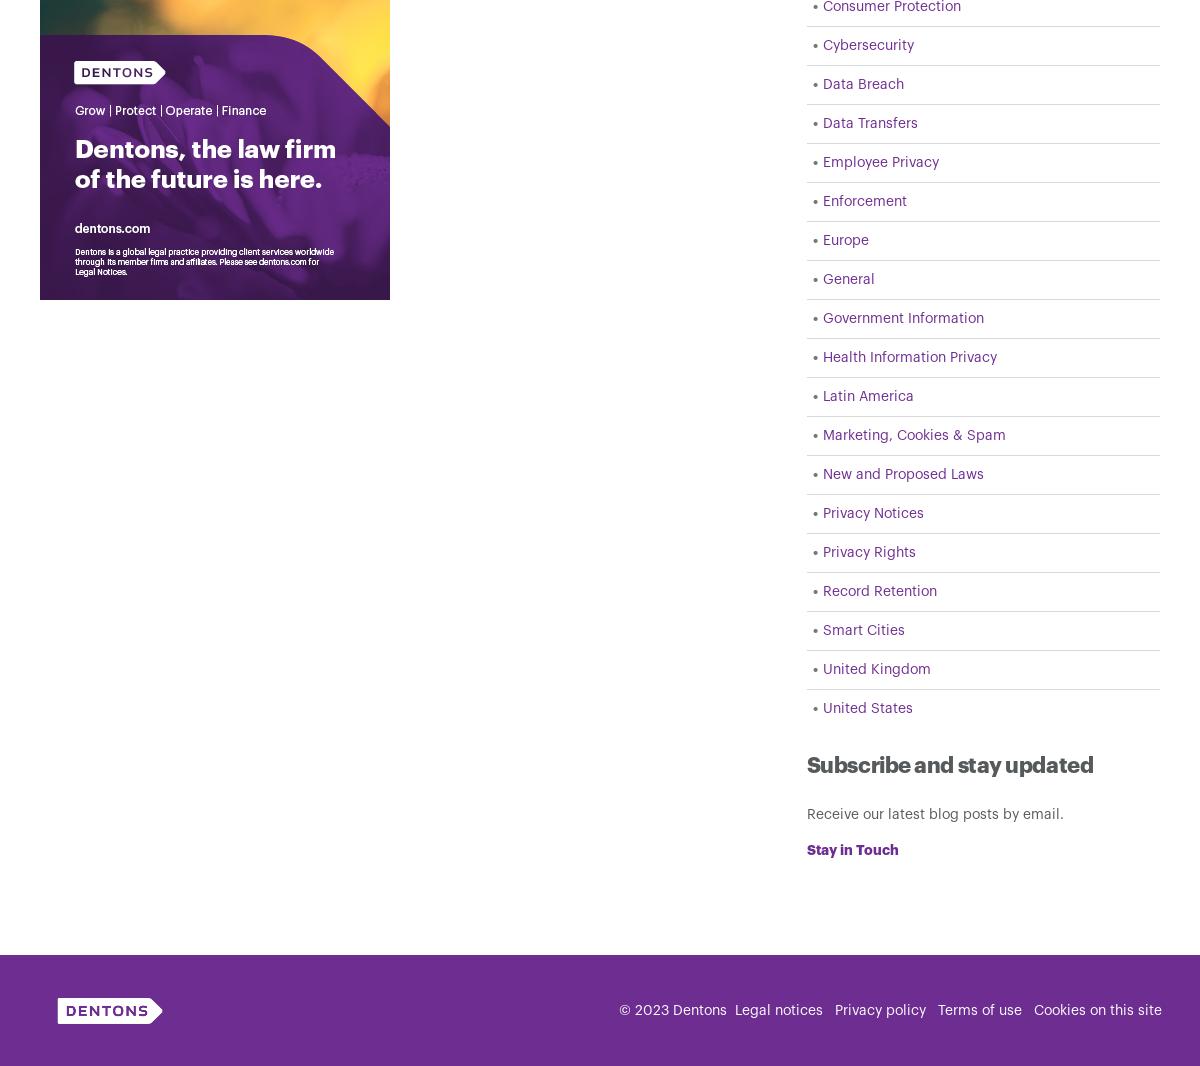 Image resolution: width=1200 pixels, height=1066 pixels. Describe the element at coordinates (879, 1010) in the screenshot. I see `'Privacy policy'` at that location.